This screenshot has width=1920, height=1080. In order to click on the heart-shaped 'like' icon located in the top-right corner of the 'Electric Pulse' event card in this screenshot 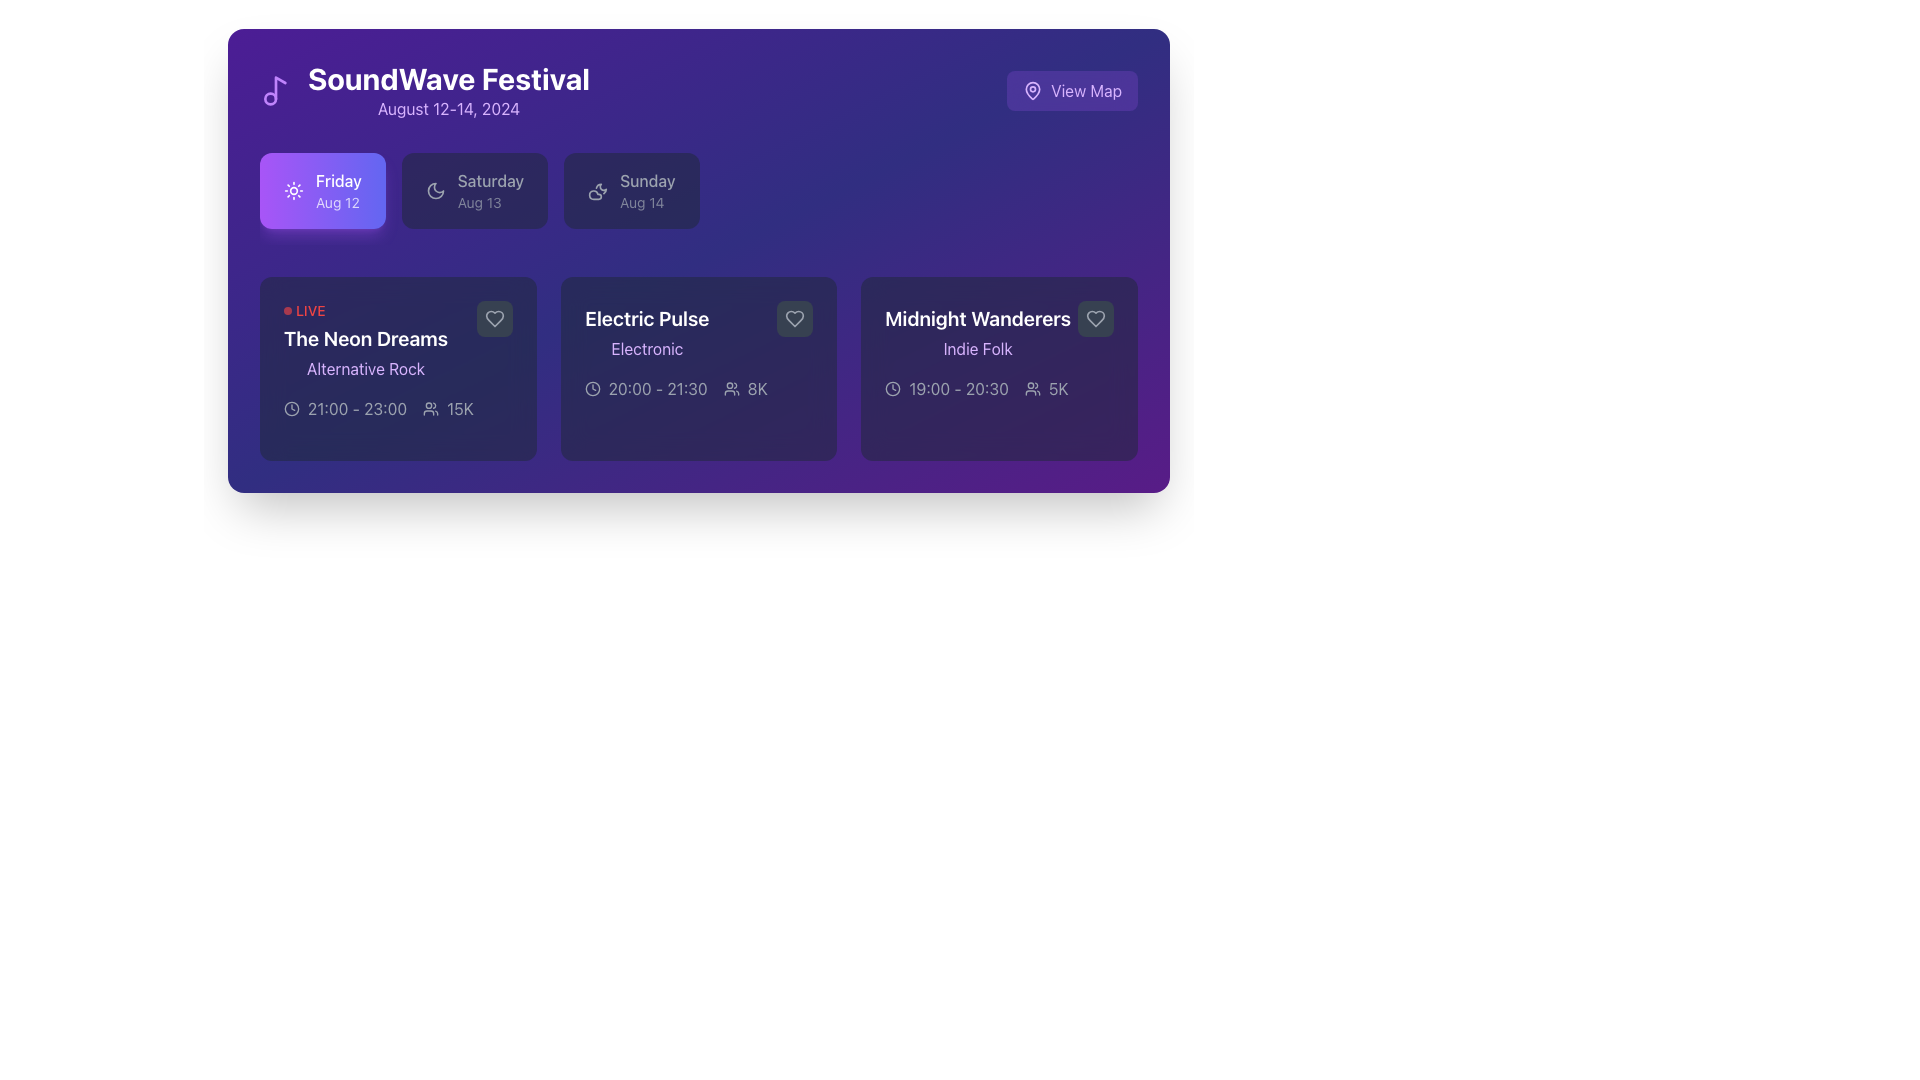, I will do `click(794, 318)`.